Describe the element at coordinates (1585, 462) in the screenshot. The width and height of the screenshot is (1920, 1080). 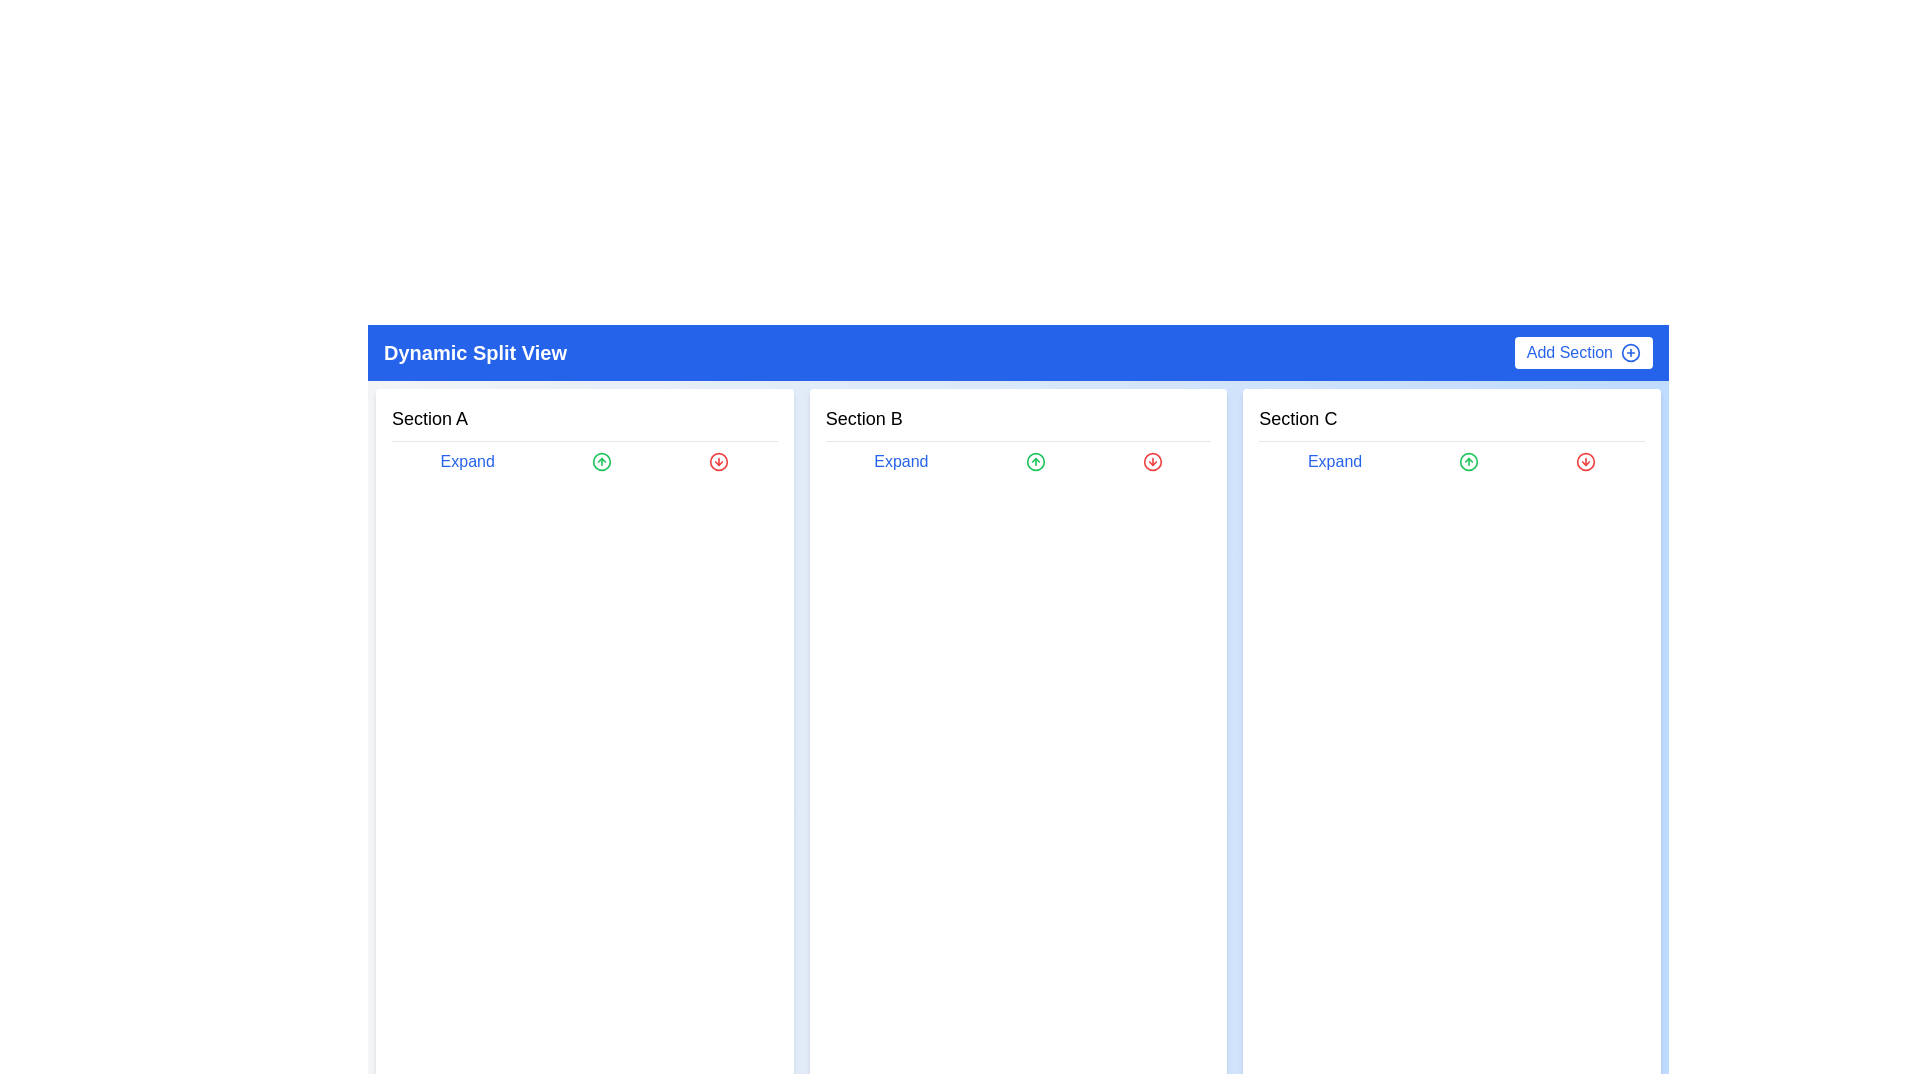
I see `the circular red icon button with a downward-pointing arrow located to the right of the green upward-pointing arrow under the 'Expand' link in Section C` at that location.